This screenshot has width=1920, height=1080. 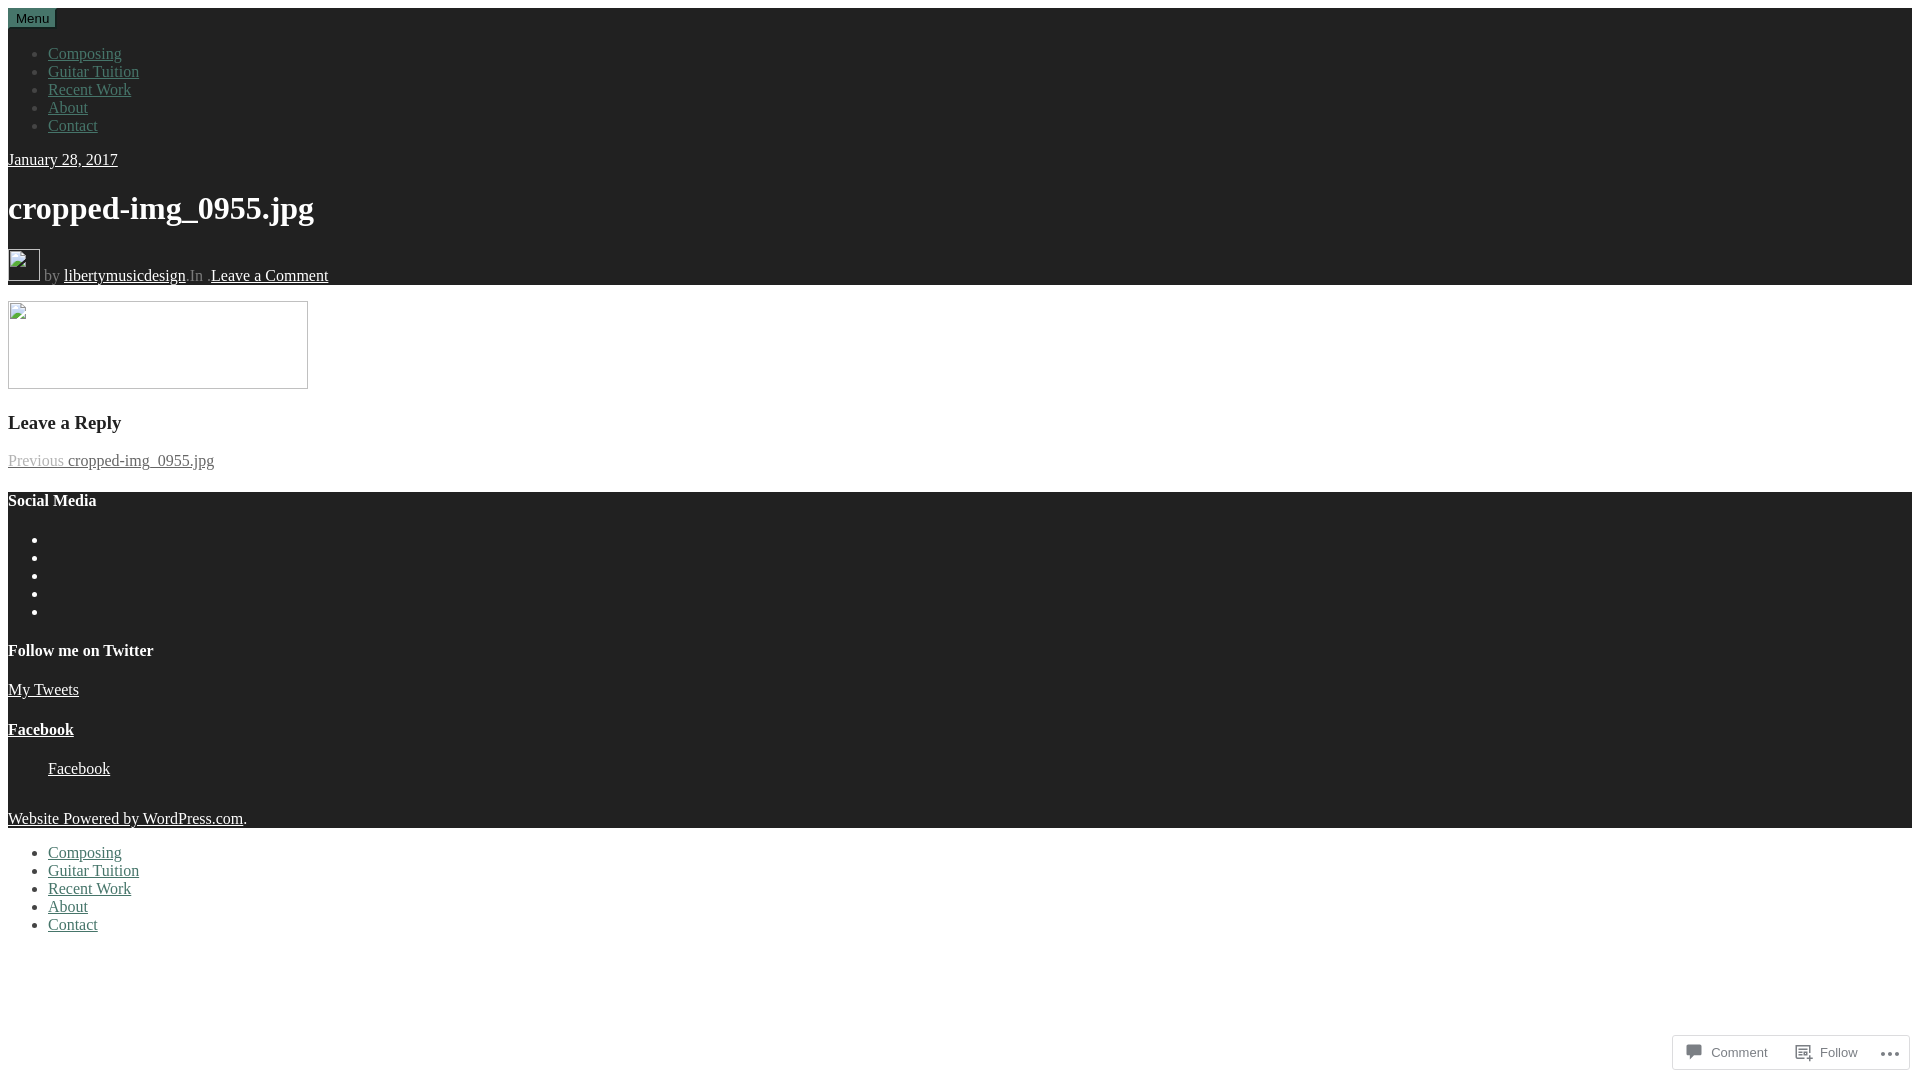 I want to click on 'Comment', so click(x=1726, y=1051).